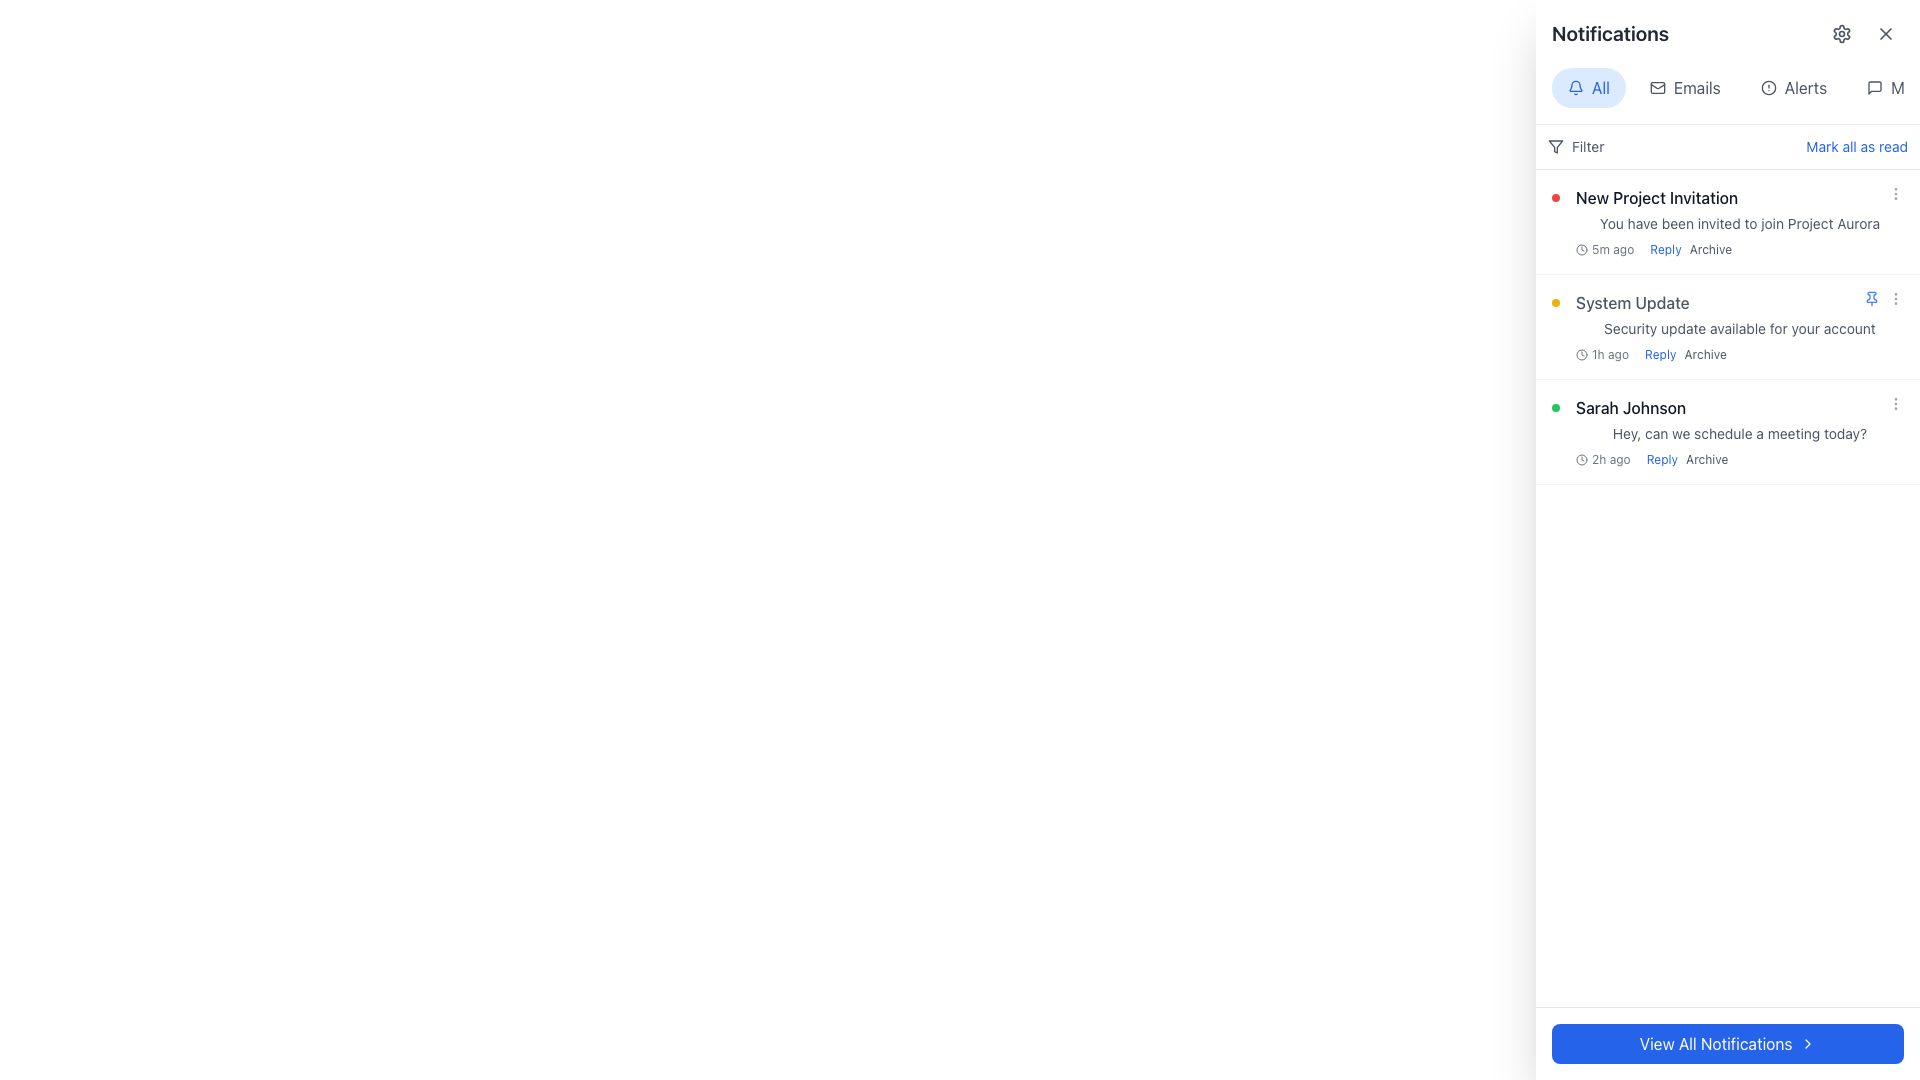  What do you see at coordinates (1885, 34) in the screenshot?
I see `the Close button icon within the circular button at the top-right corner of the notification panel` at bounding box center [1885, 34].